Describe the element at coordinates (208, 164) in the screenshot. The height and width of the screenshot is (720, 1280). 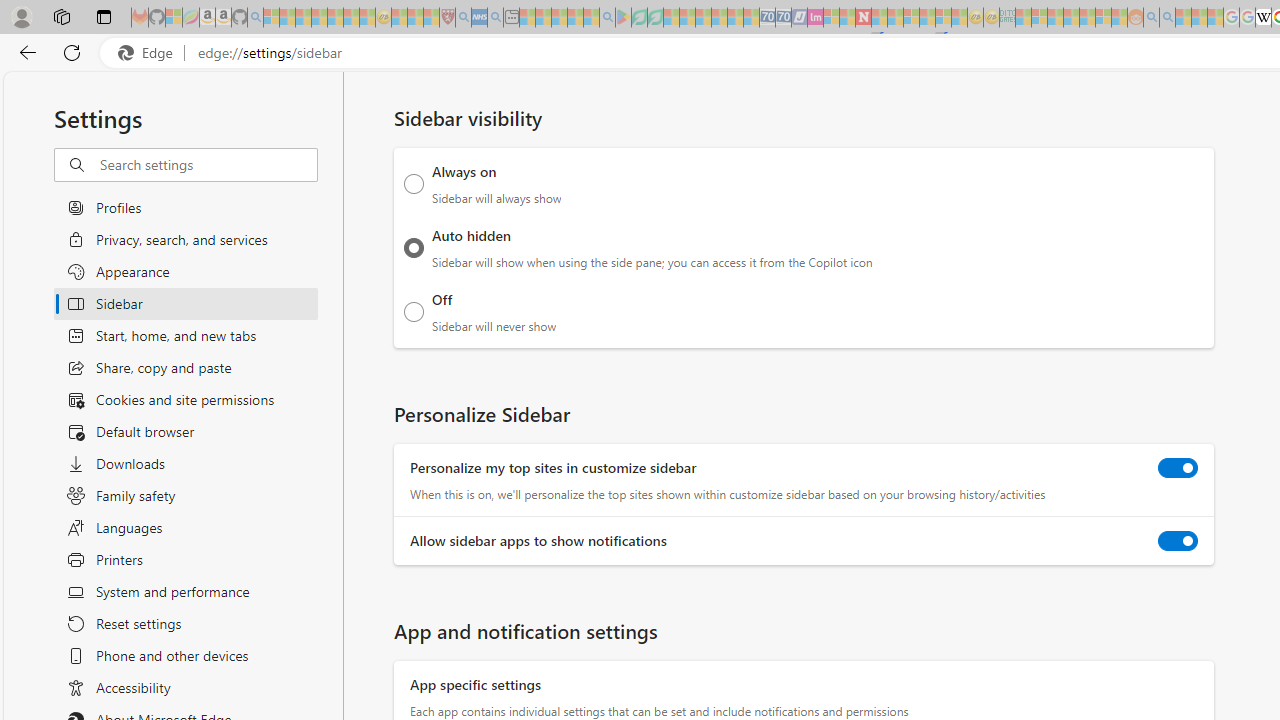
I see `'Search settings'` at that location.